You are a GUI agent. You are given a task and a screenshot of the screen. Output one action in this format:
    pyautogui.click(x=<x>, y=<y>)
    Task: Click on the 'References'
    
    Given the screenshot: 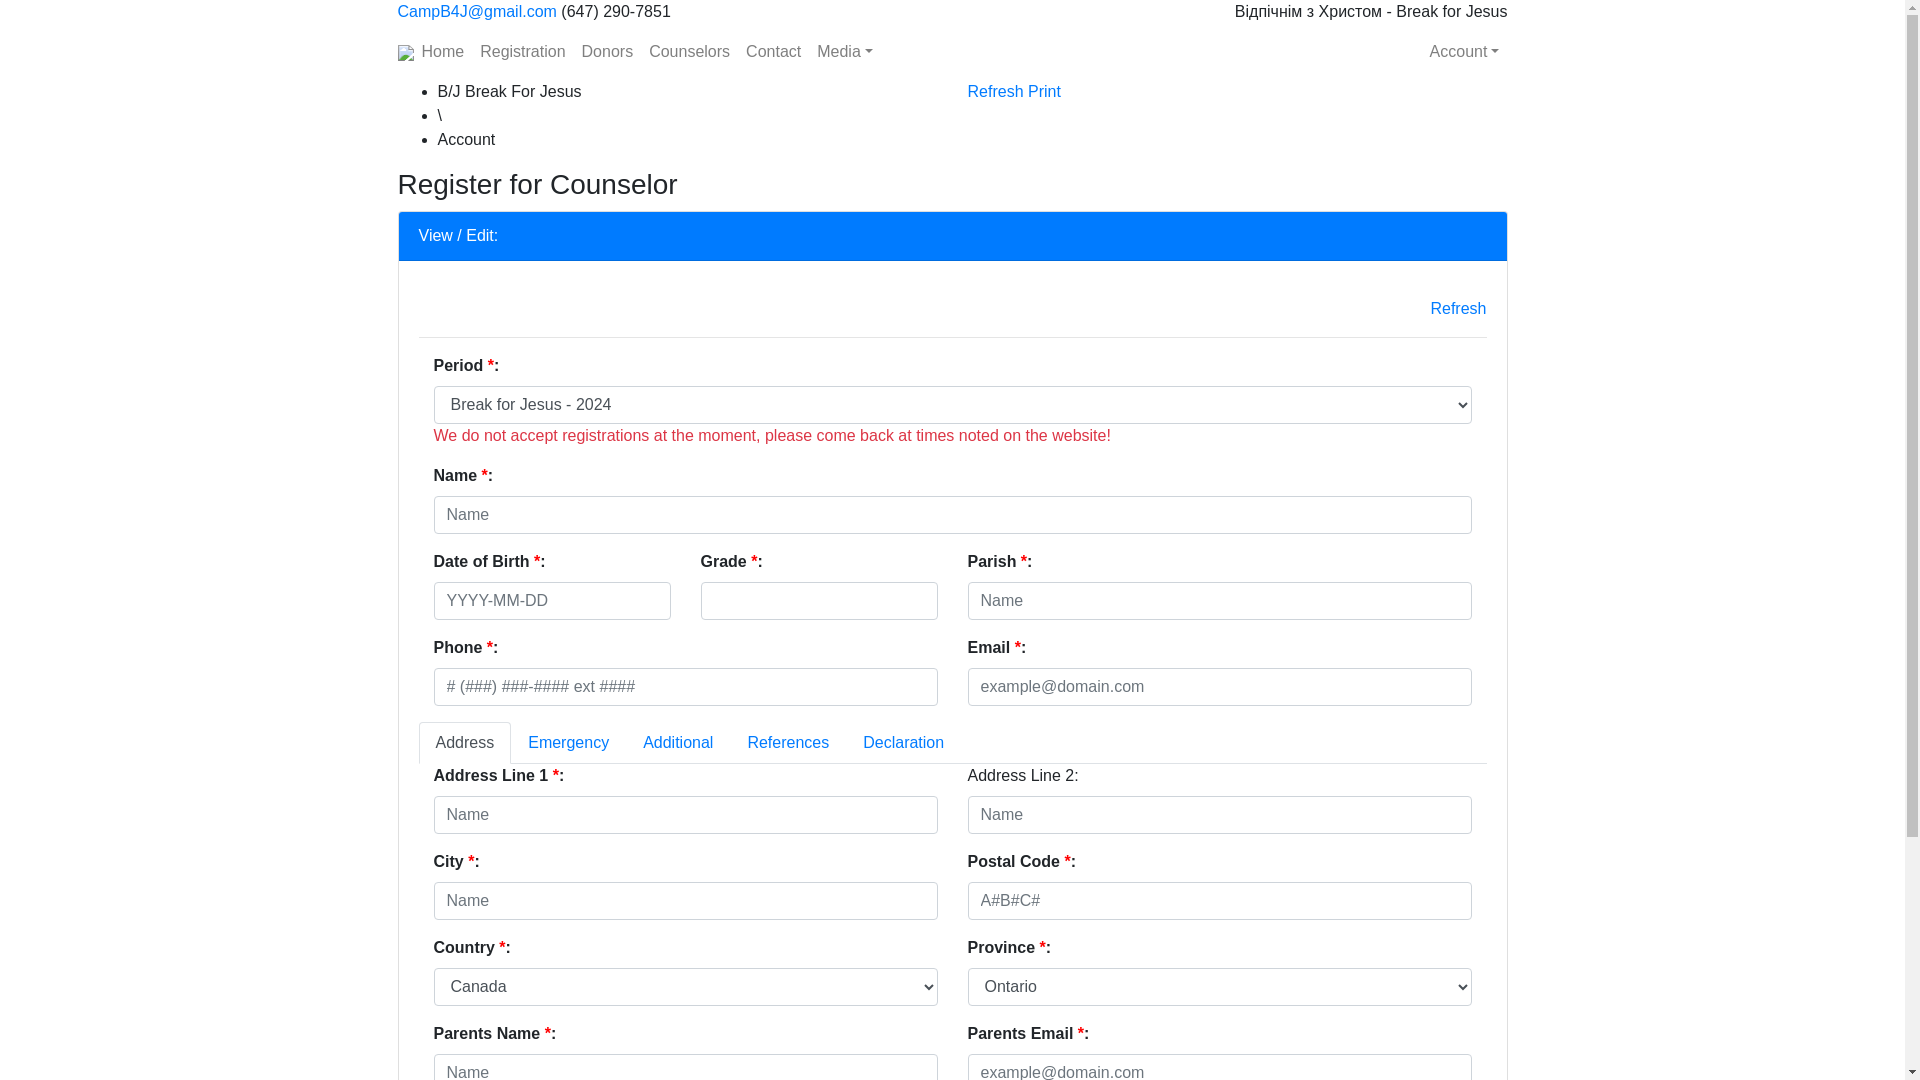 What is the action you would take?
    pyautogui.click(x=786, y=743)
    